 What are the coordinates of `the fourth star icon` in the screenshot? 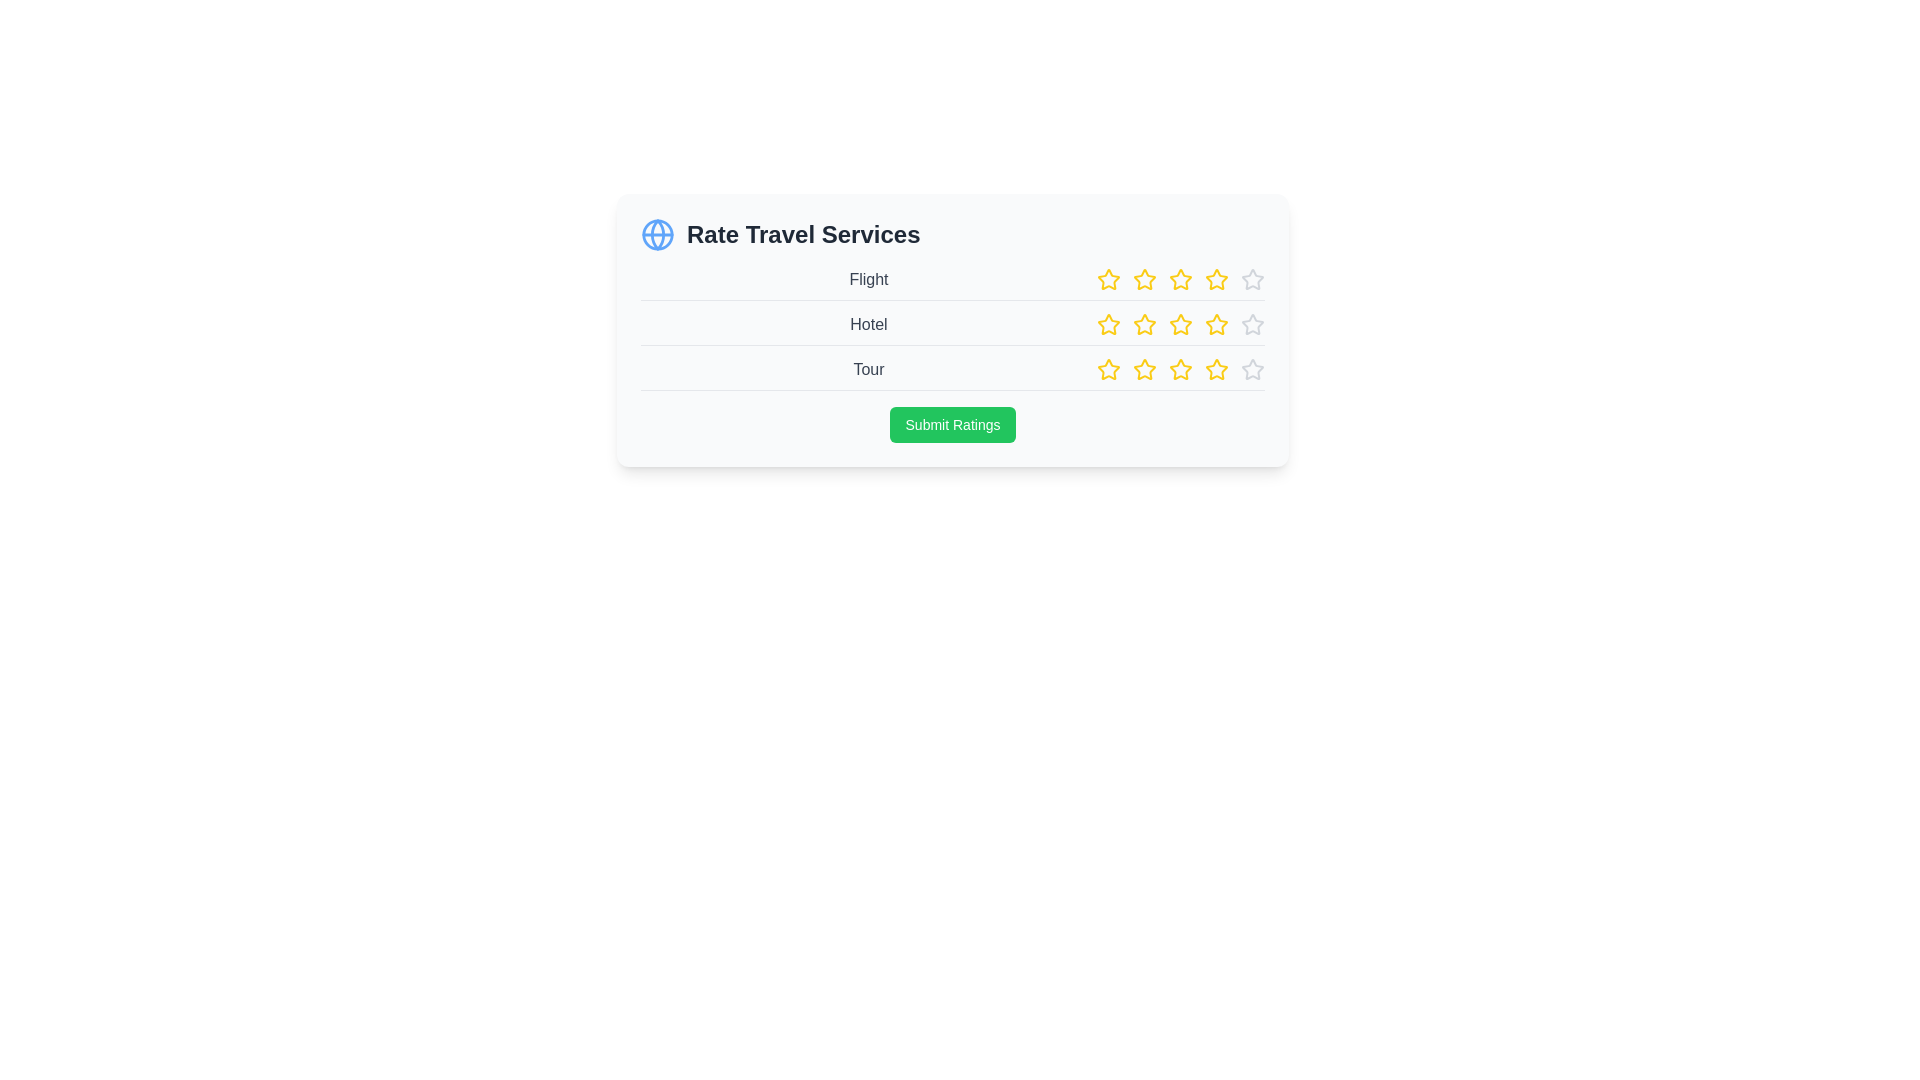 It's located at (1180, 323).